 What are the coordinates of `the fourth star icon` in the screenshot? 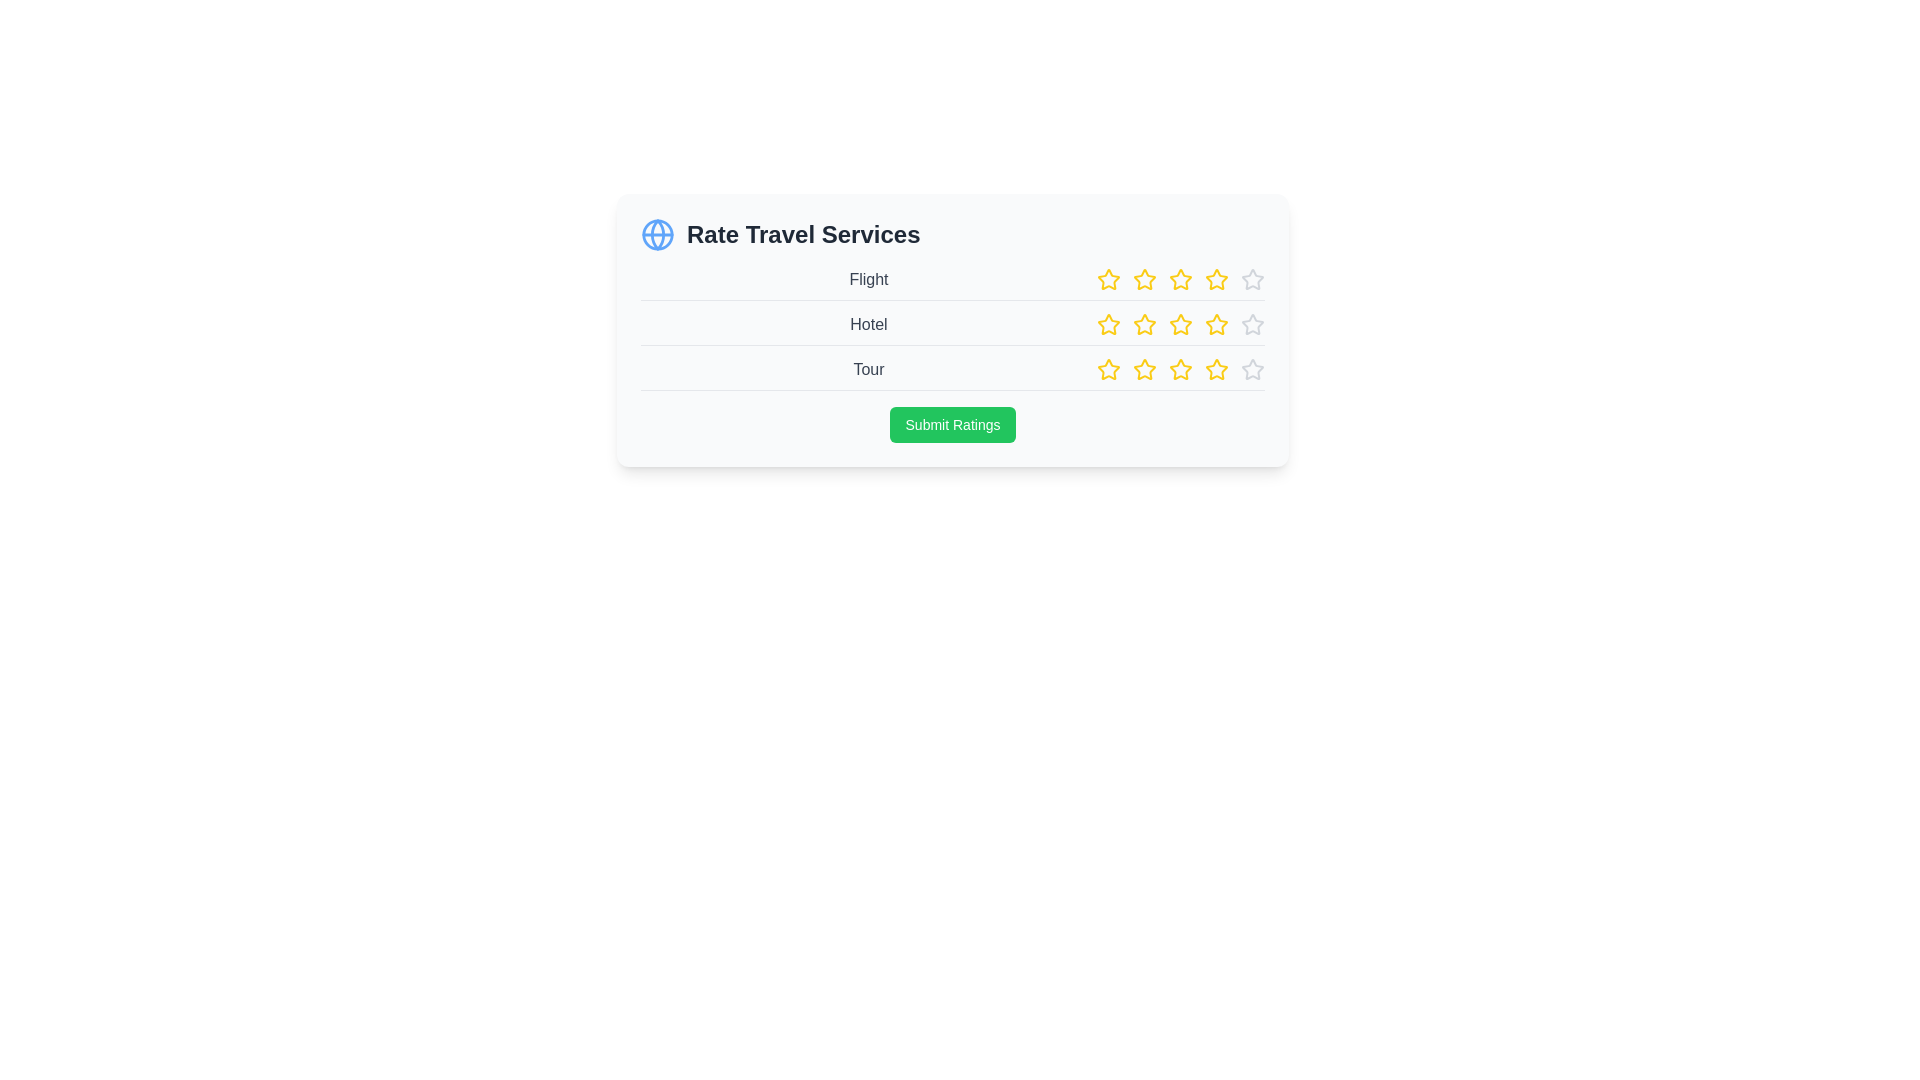 It's located at (1180, 323).